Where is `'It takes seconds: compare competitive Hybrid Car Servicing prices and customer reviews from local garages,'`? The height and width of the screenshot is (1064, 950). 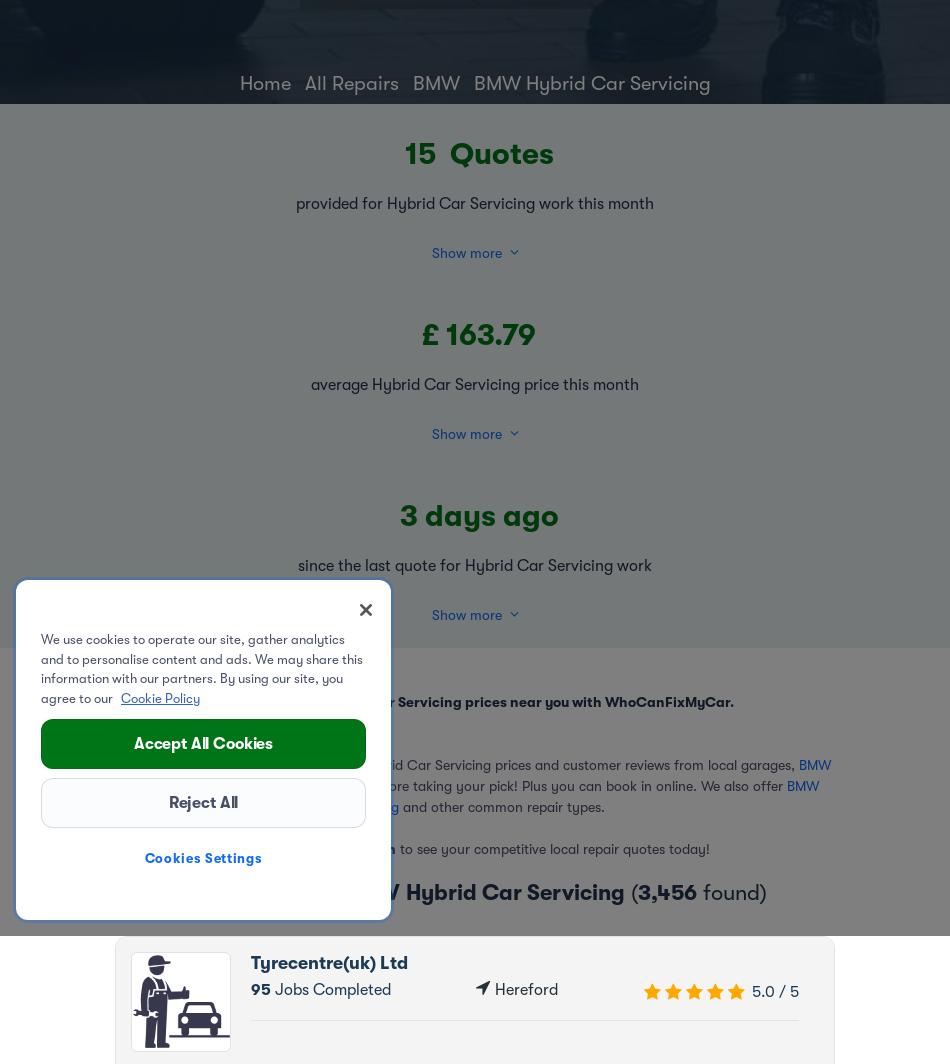
'It takes seconds: compare competitive Hybrid Car Servicing prices and customer reviews from local garages,' is located at coordinates (457, 763).